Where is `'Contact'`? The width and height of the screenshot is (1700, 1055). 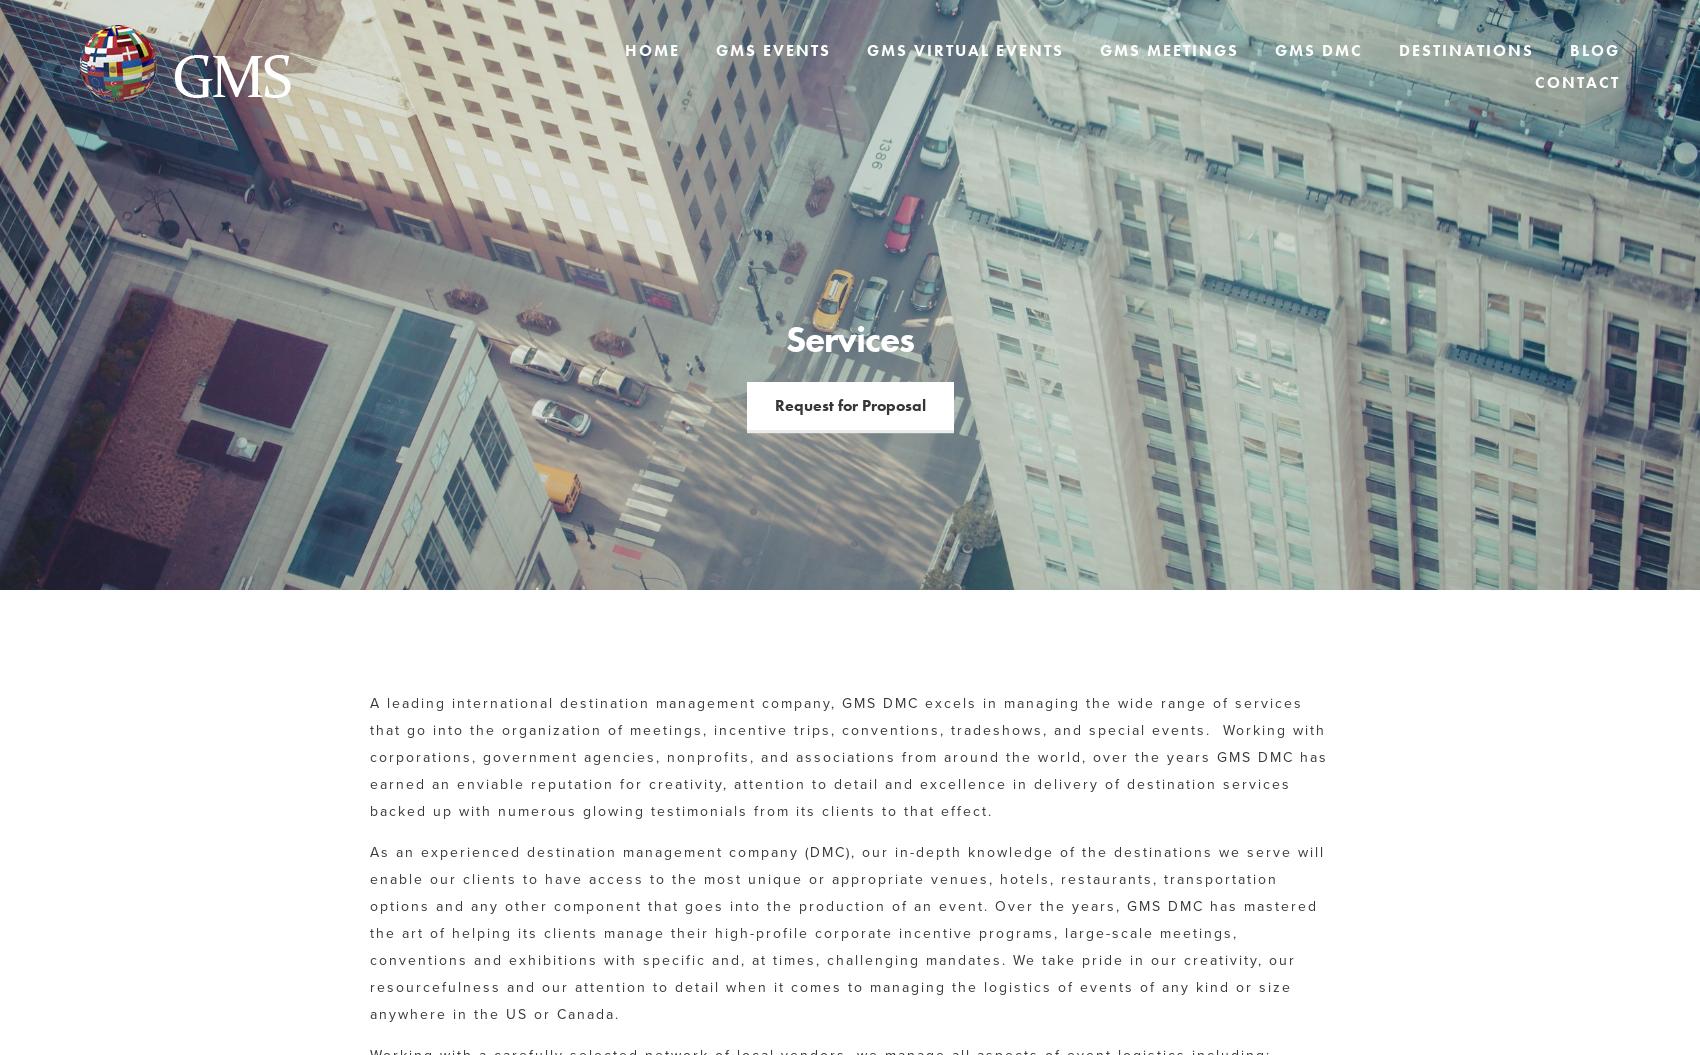
'Contact' is located at coordinates (1577, 81).